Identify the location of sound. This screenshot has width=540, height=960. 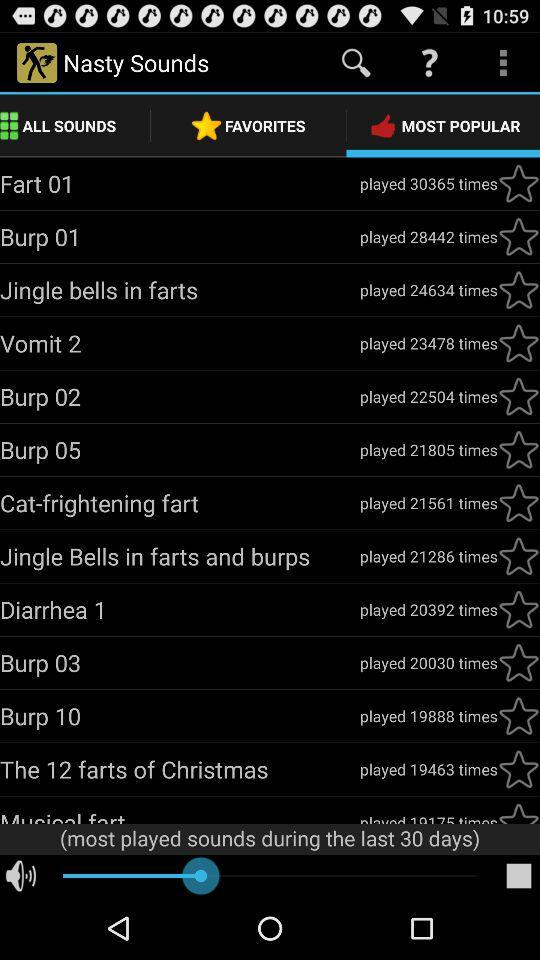
(518, 812).